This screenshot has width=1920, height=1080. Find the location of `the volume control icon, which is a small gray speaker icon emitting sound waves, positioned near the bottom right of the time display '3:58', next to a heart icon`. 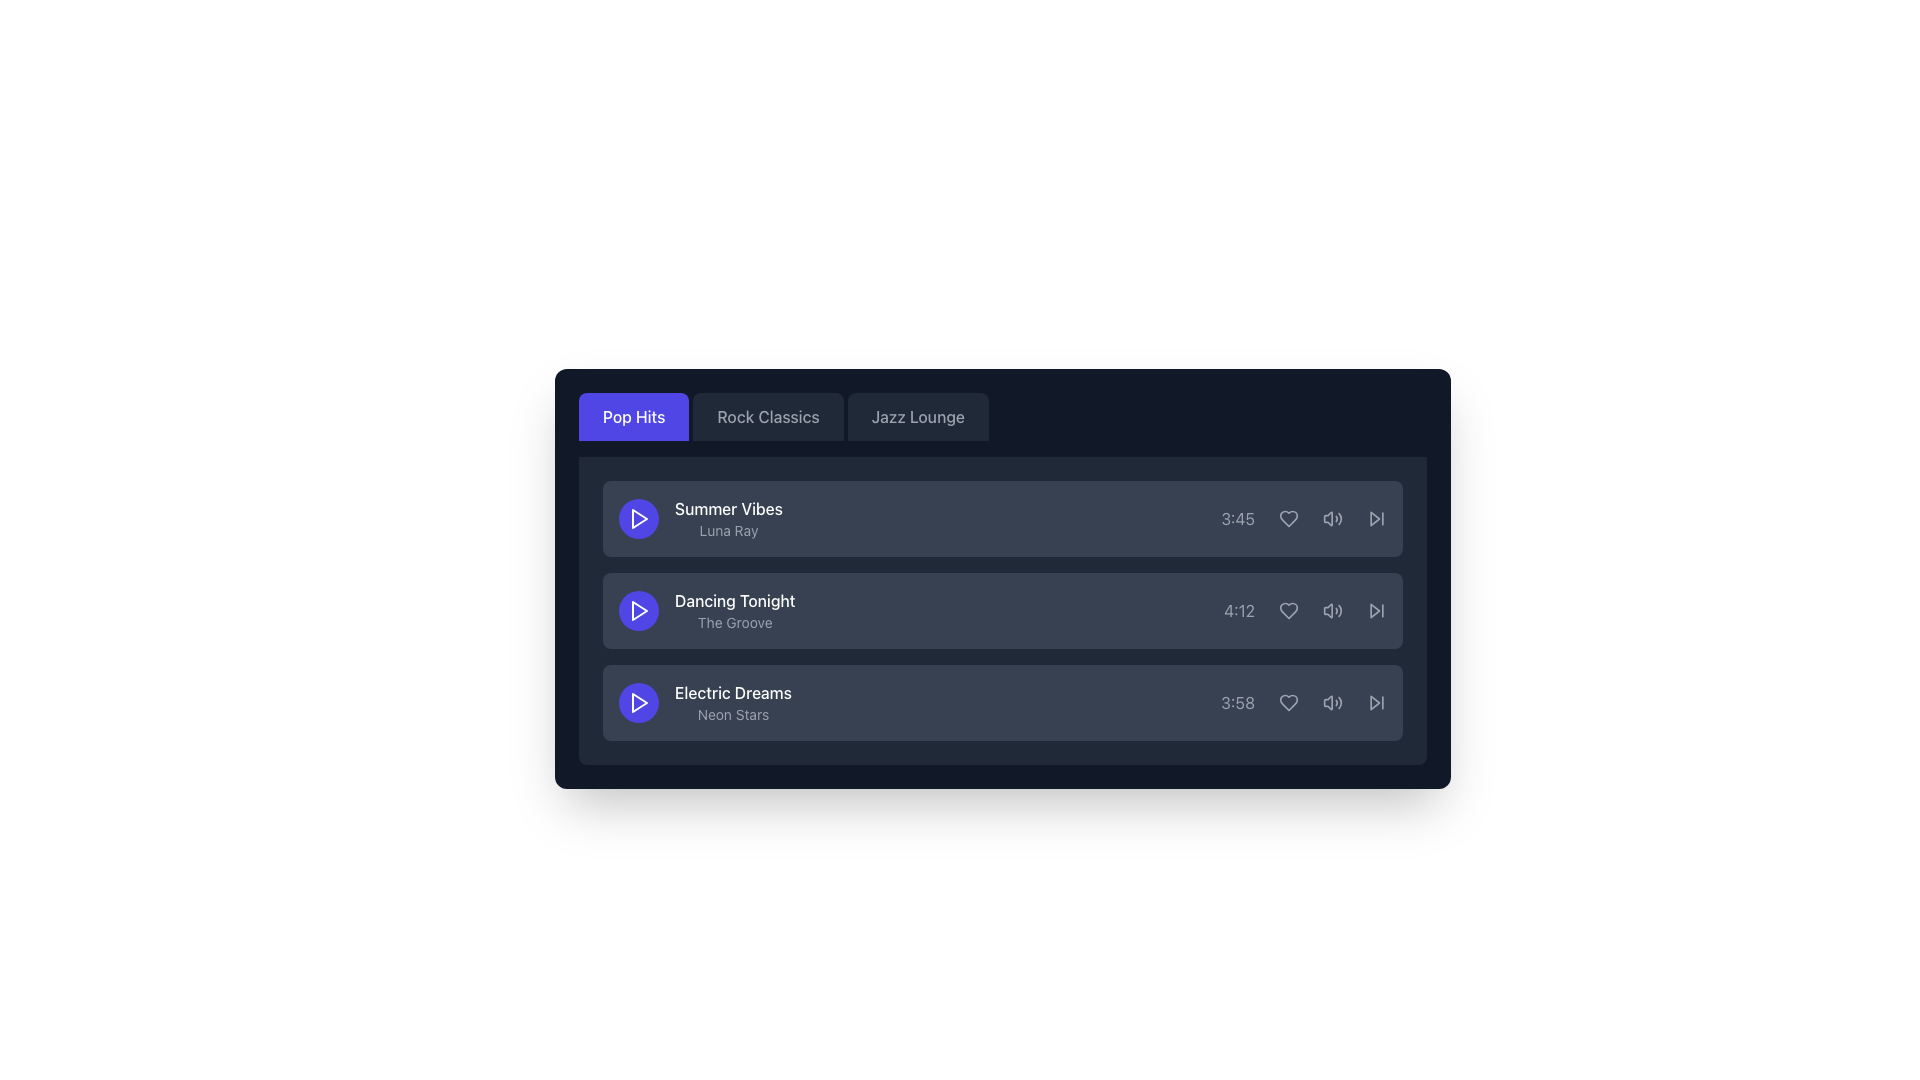

the volume control icon, which is a small gray speaker icon emitting sound waves, positioned near the bottom right of the time display '3:58', next to a heart icon is located at coordinates (1333, 701).